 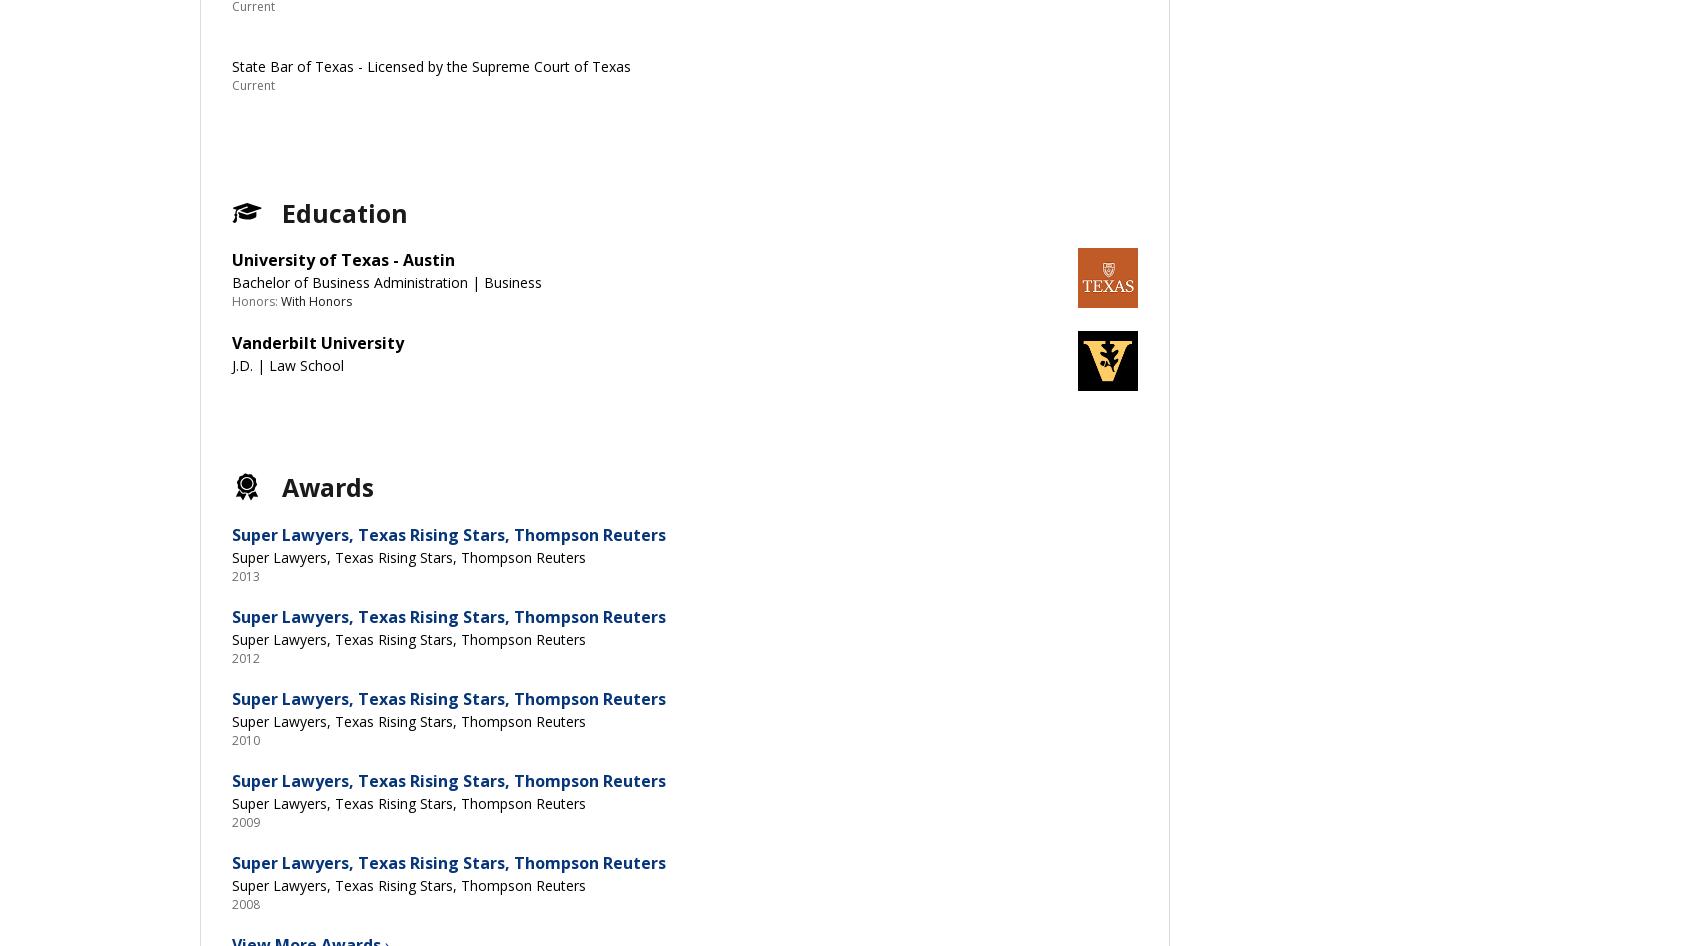 What do you see at coordinates (245, 738) in the screenshot?
I see `'2010'` at bounding box center [245, 738].